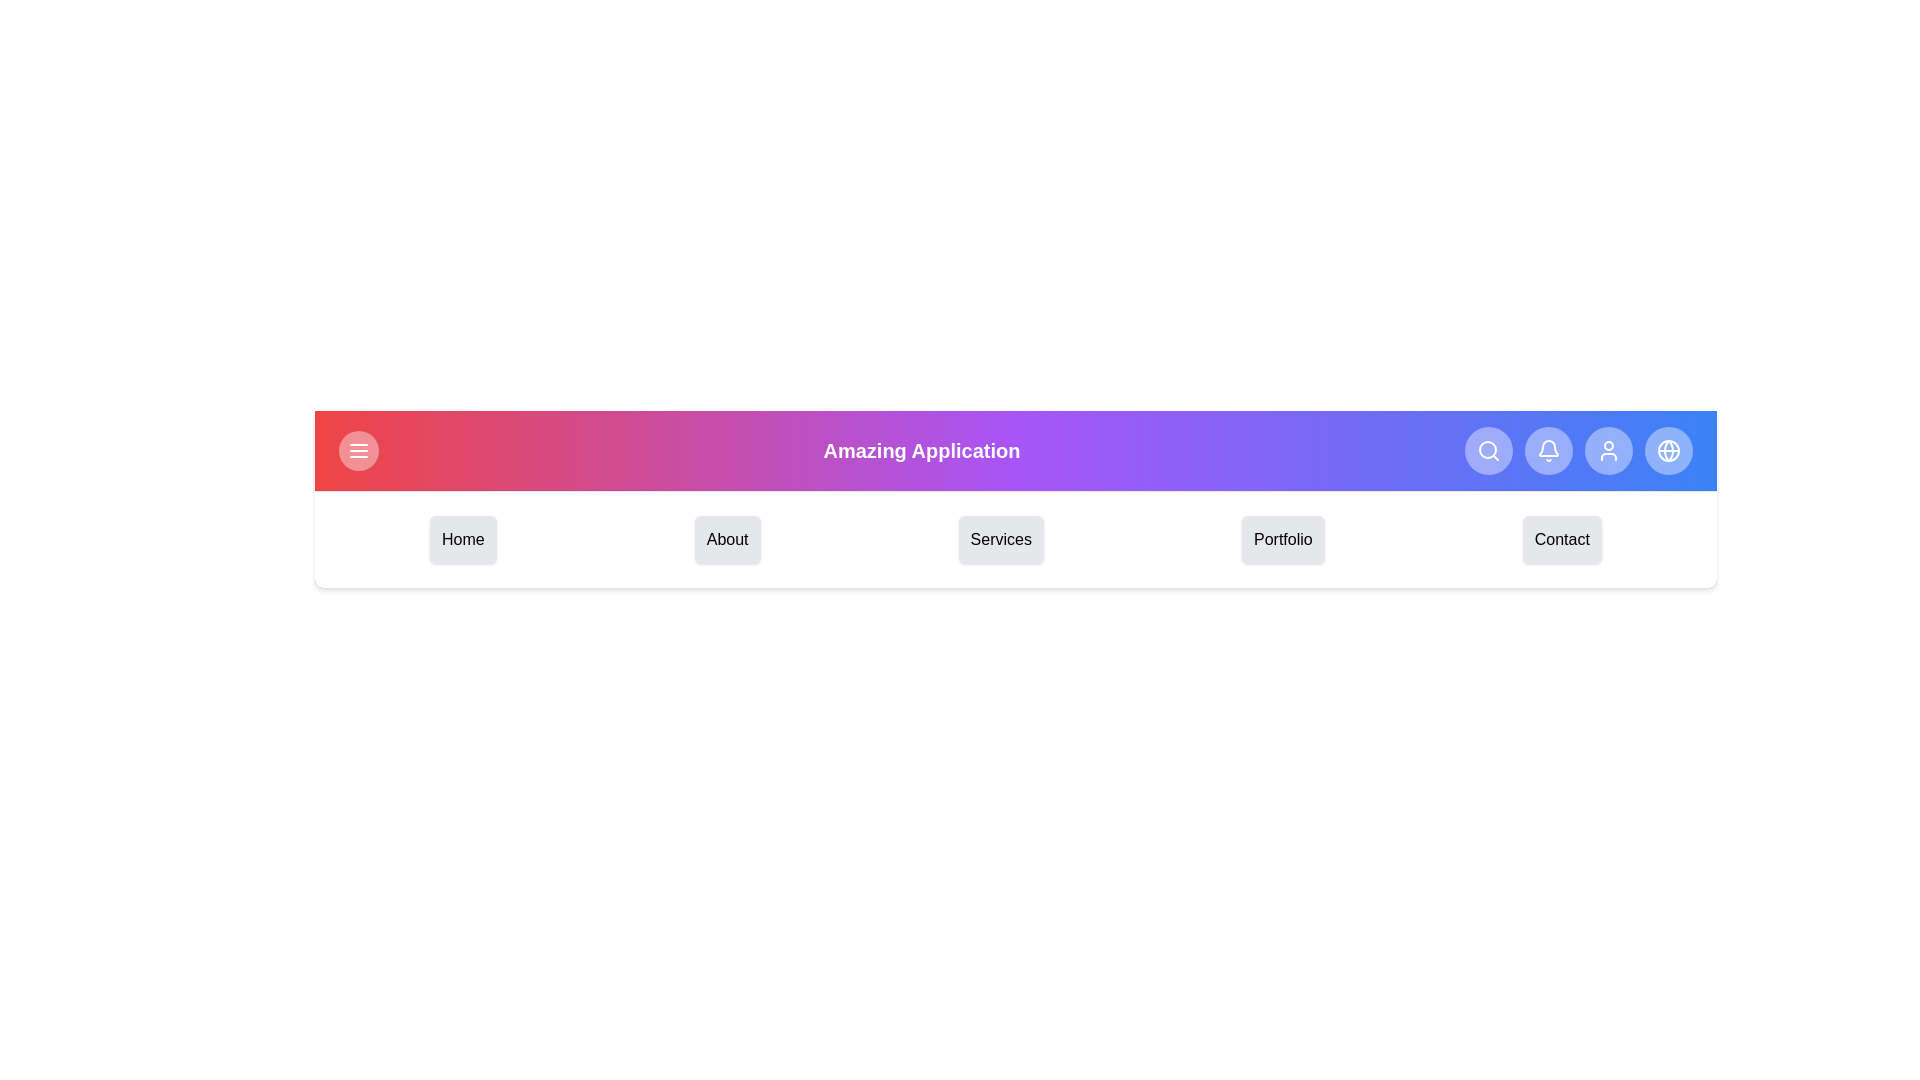 This screenshot has height=1080, width=1920. What do you see at coordinates (920, 451) in the screenshot?
I see `the header title text labeled 'Amazing Application'` at bounding box center [920, 451].